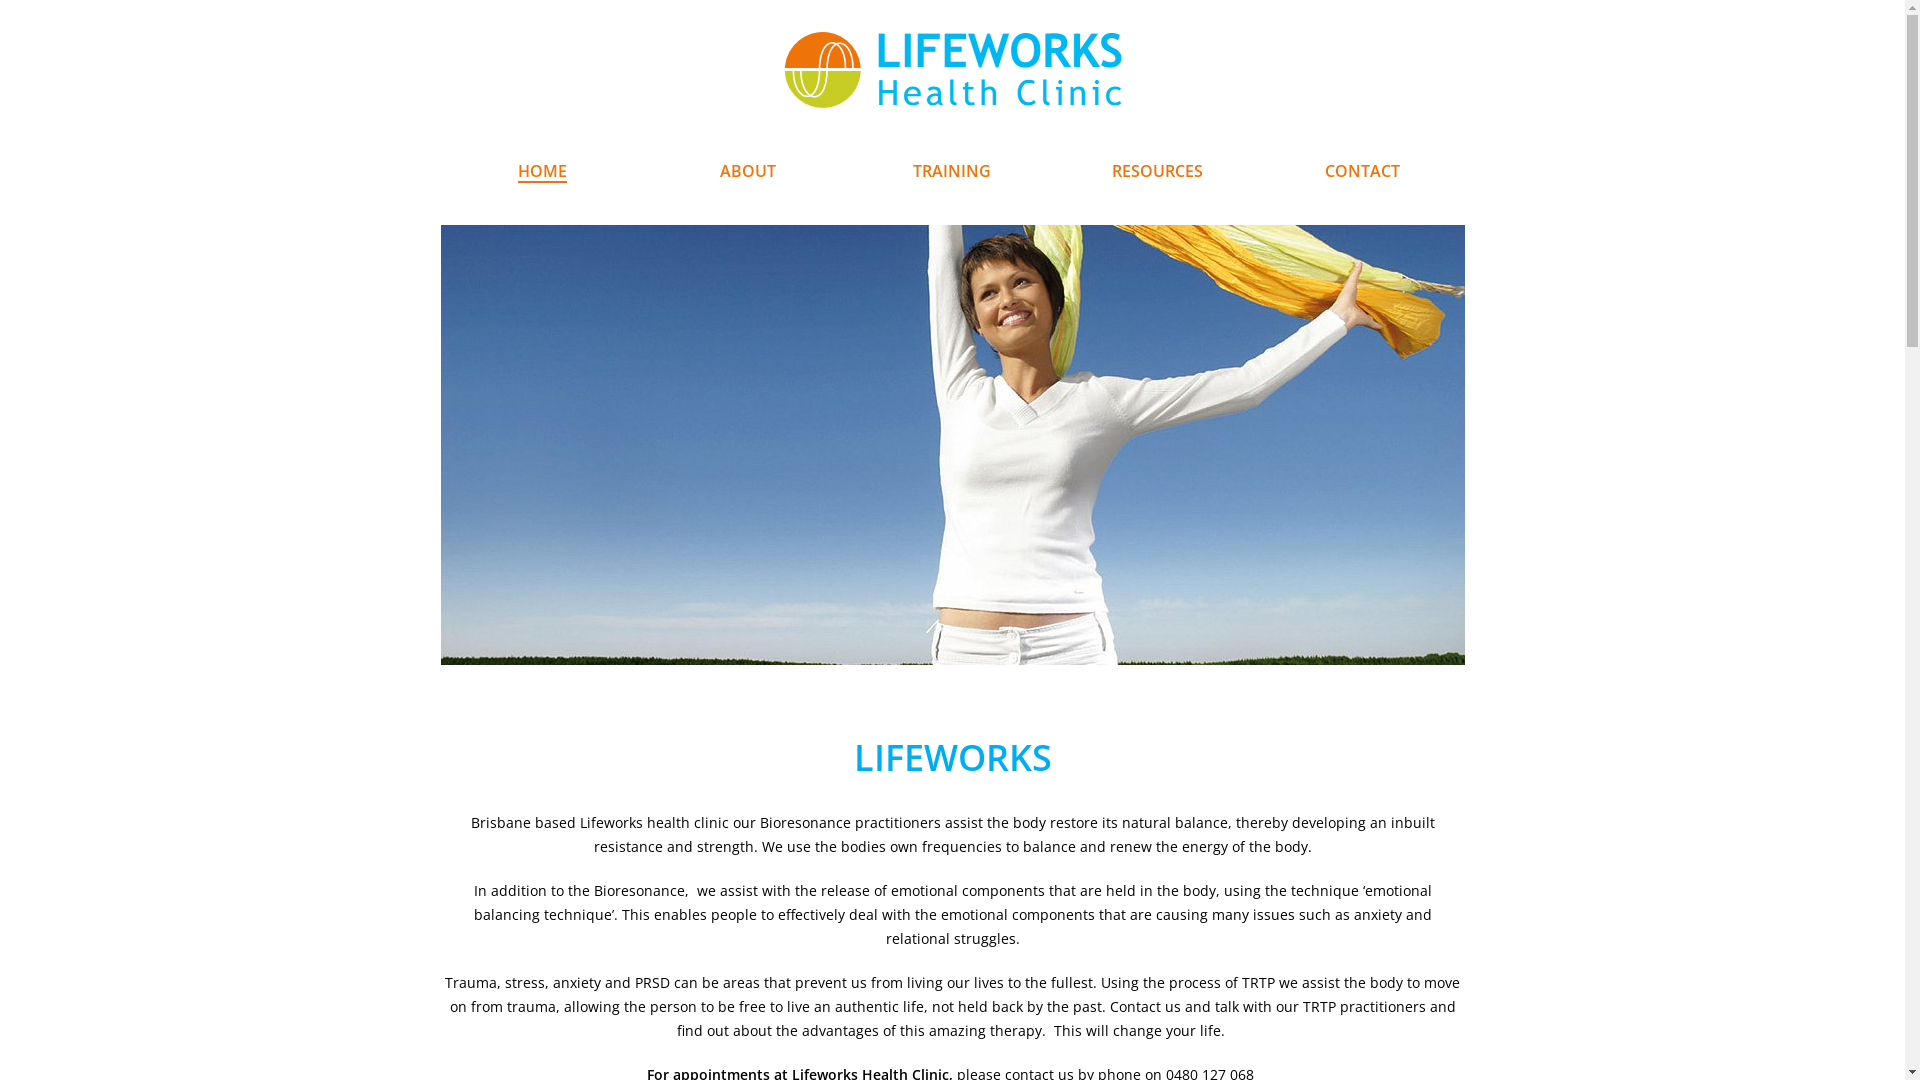  What do you see at coordinates (1361, 171) in the screenshot?
I see `'CONTACT'` at bounding box center [1361, 171].